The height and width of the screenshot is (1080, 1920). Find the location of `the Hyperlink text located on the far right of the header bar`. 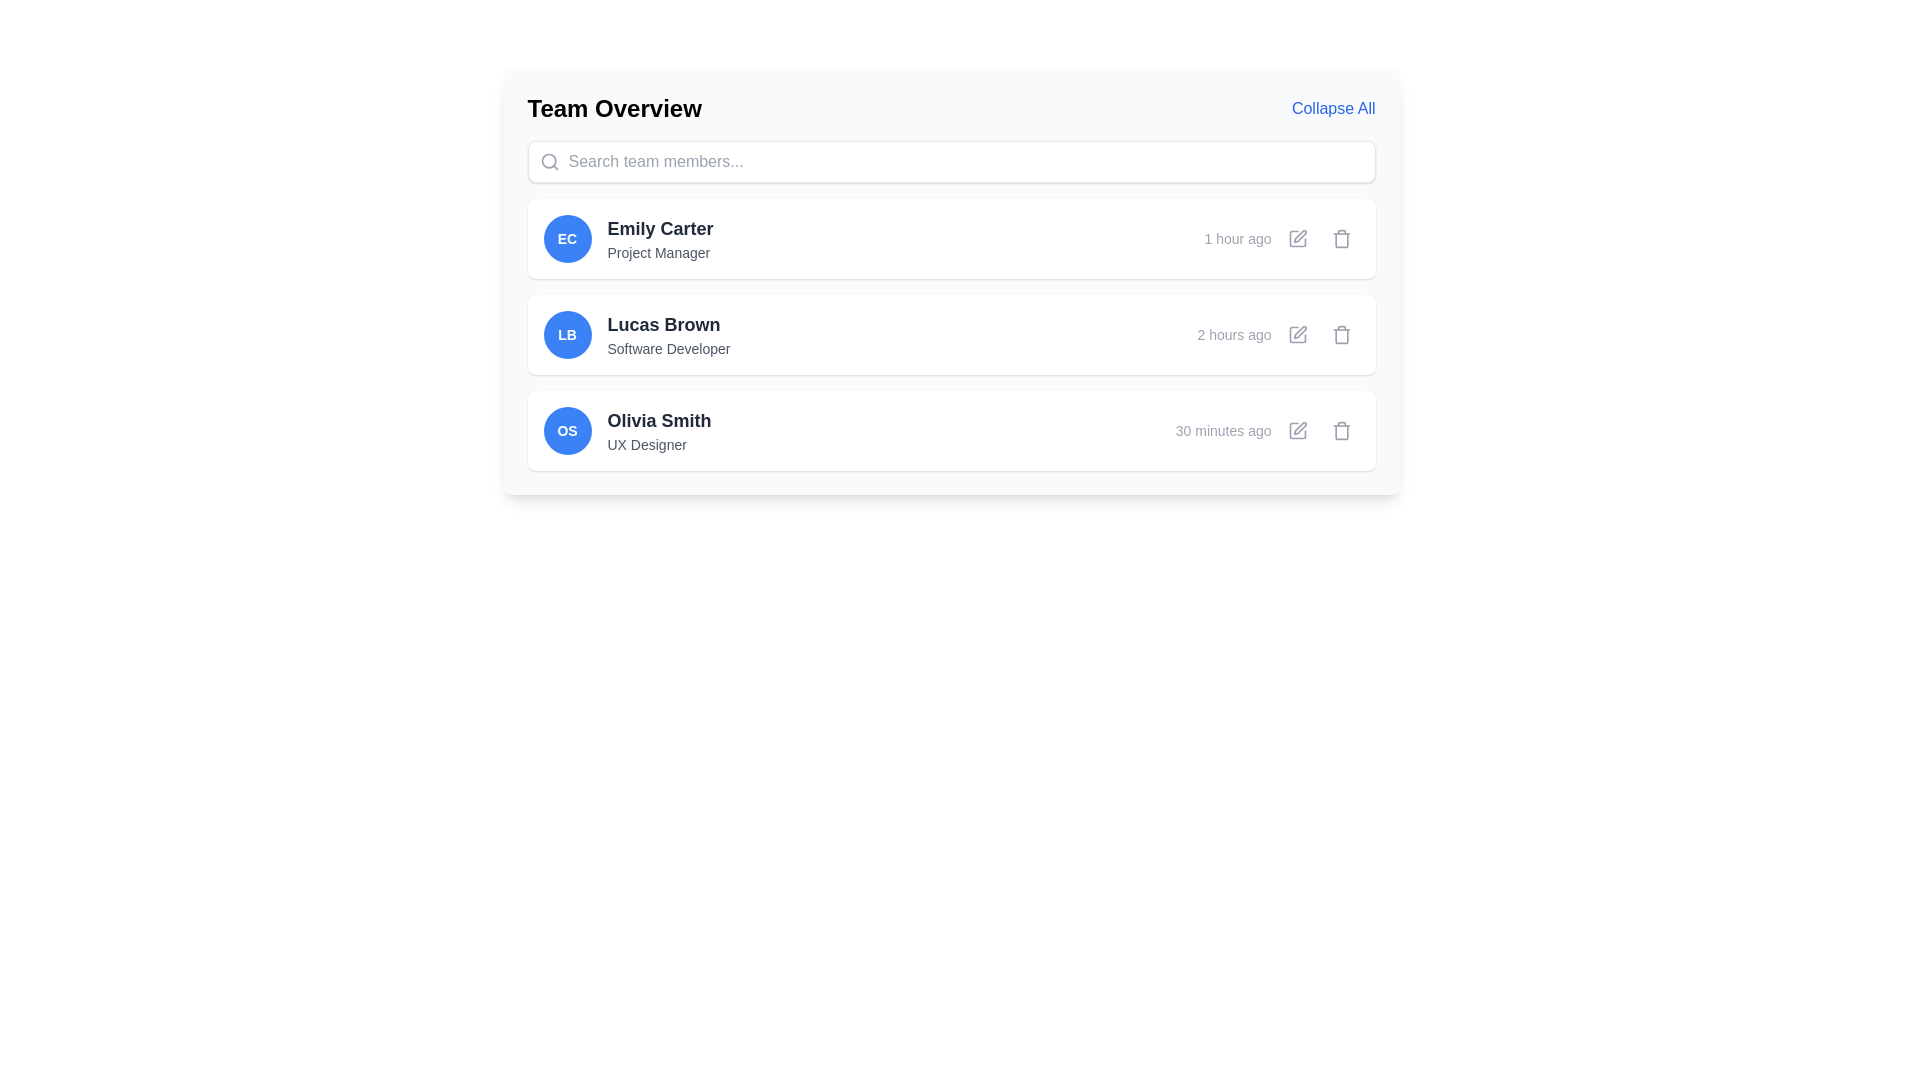

the Hyperlink text located on the far right of the header bar is located at coordinates (1333, 108).